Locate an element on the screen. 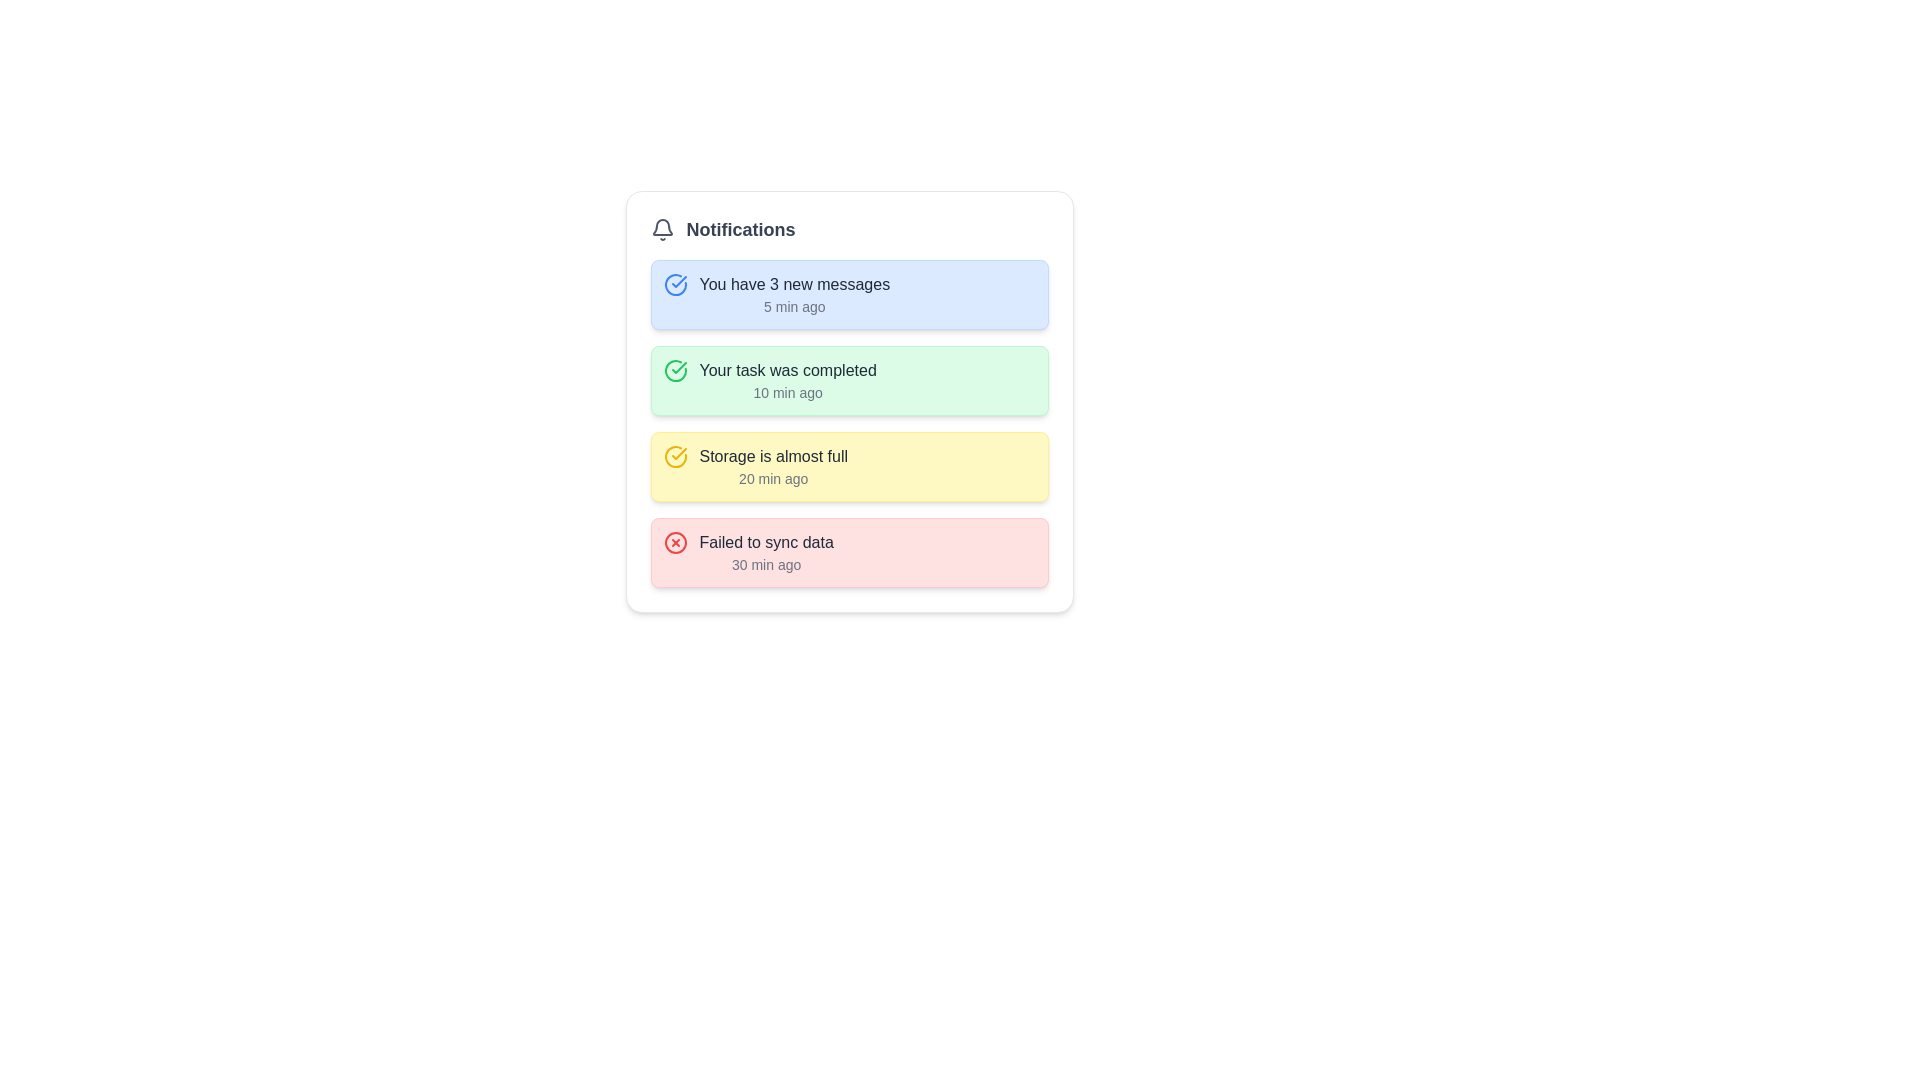  the status icon located in the uppermost notification card, positioned to the left of the text content, indicating a completed or positive status is located at coordinates (675, 285).